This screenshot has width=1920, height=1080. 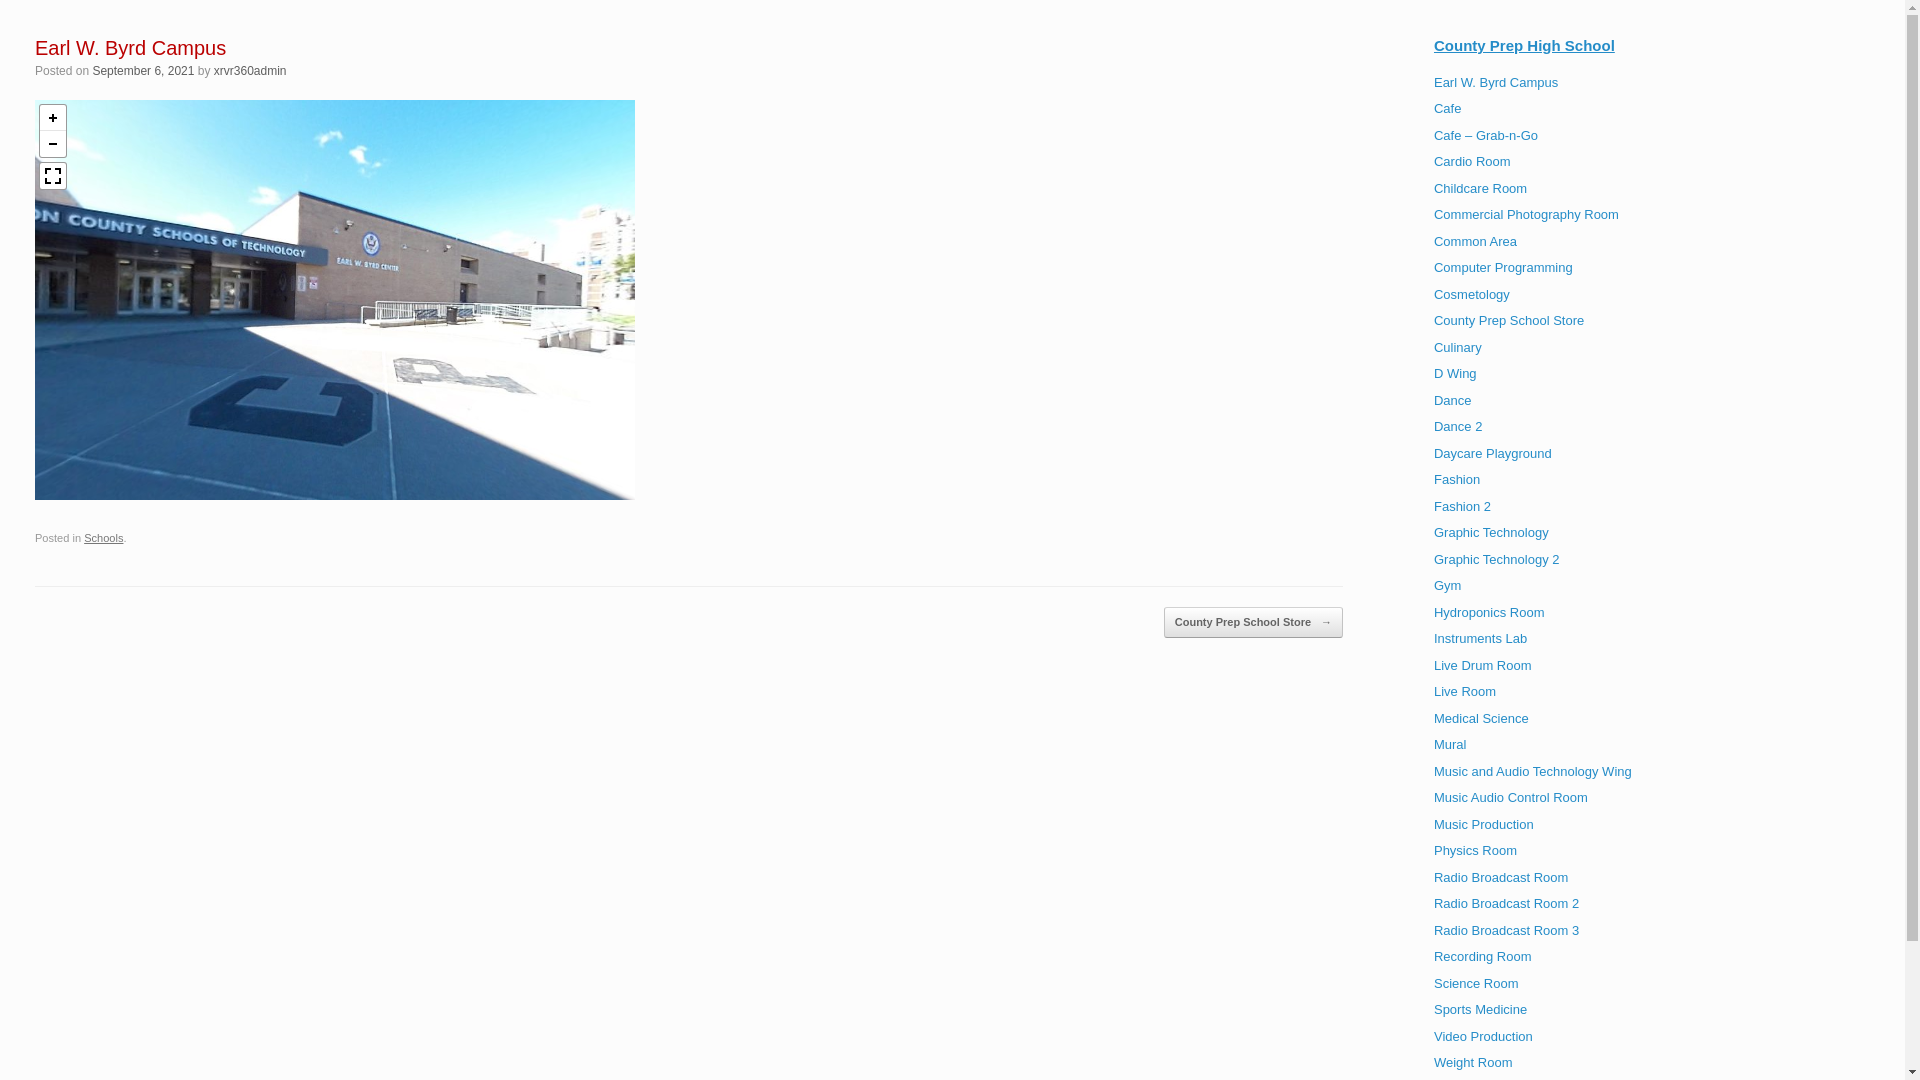 I want to click on 'Live Room', so click(x=1464, y=690).